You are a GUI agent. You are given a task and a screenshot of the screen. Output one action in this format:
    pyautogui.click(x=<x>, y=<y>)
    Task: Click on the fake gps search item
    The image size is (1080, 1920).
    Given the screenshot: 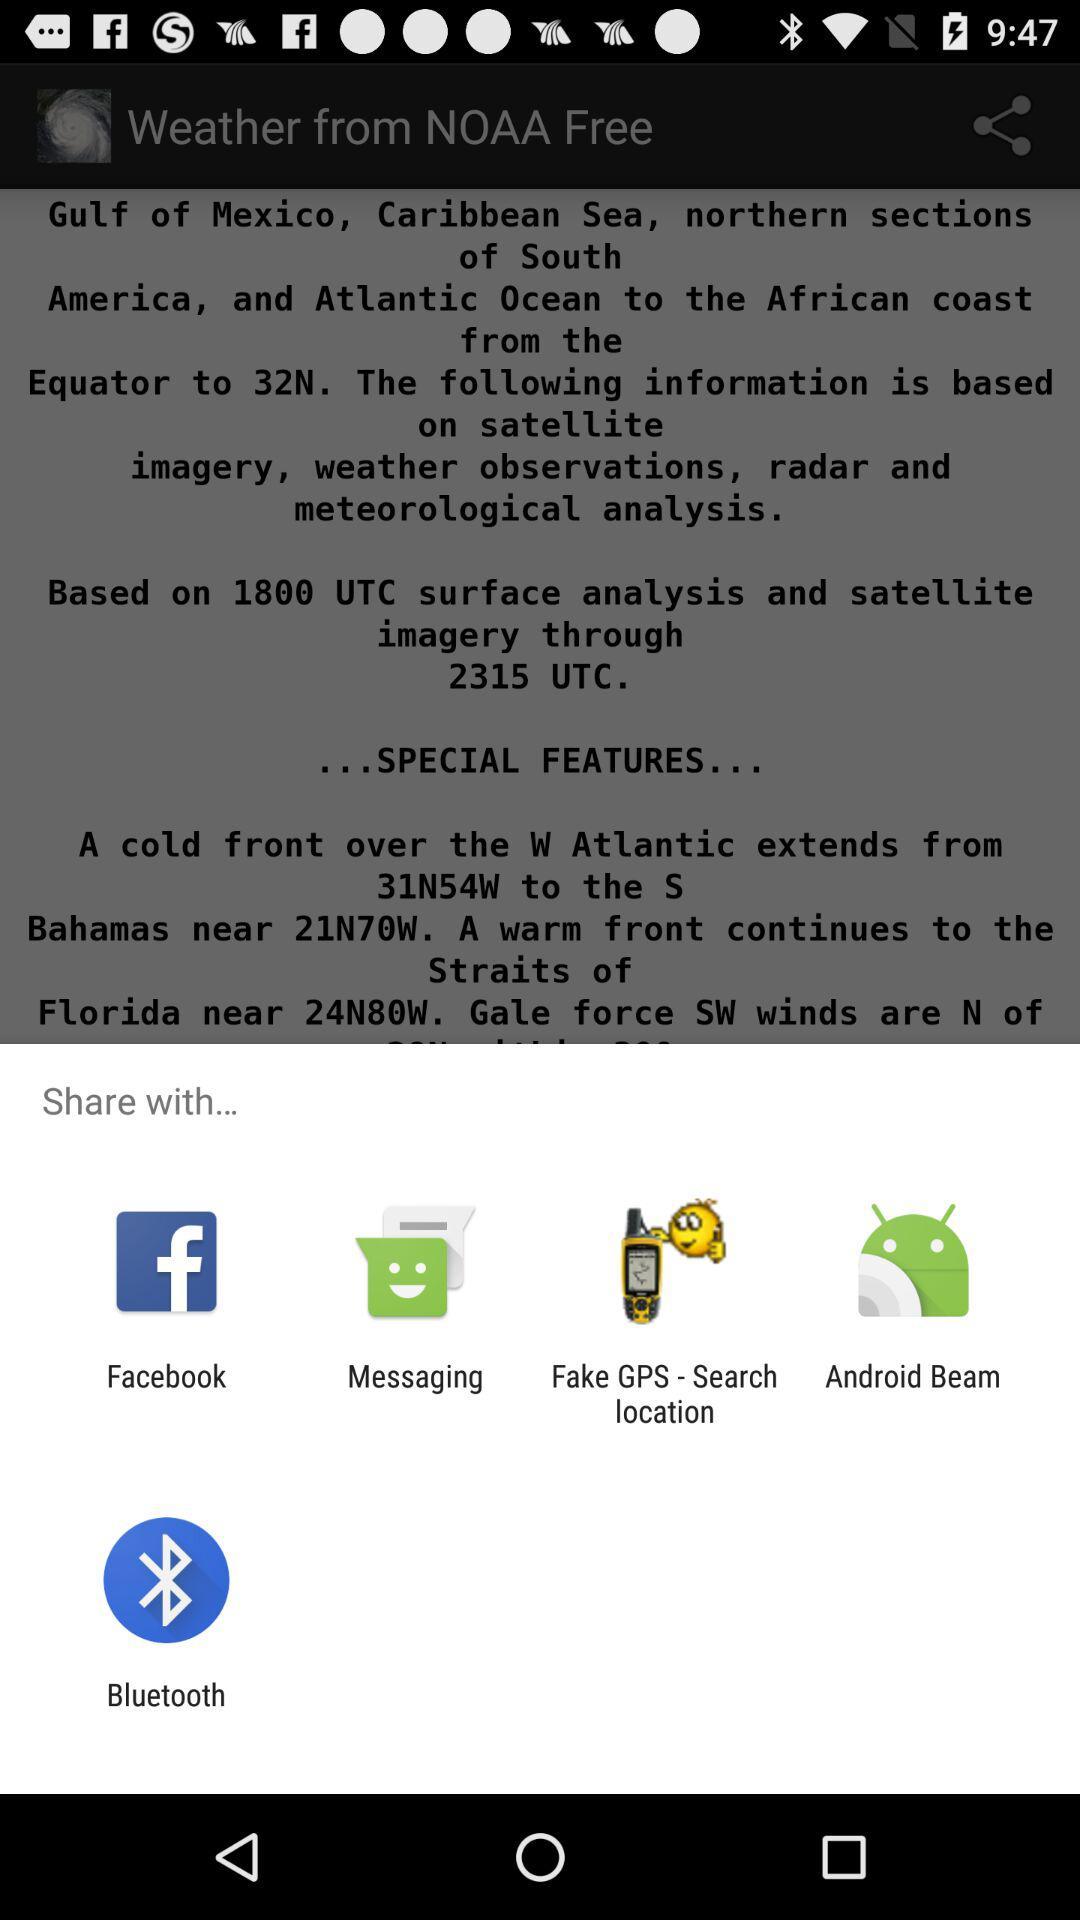 What is the action you would take?
    pyautogui.click(x=664, y=1392)
    